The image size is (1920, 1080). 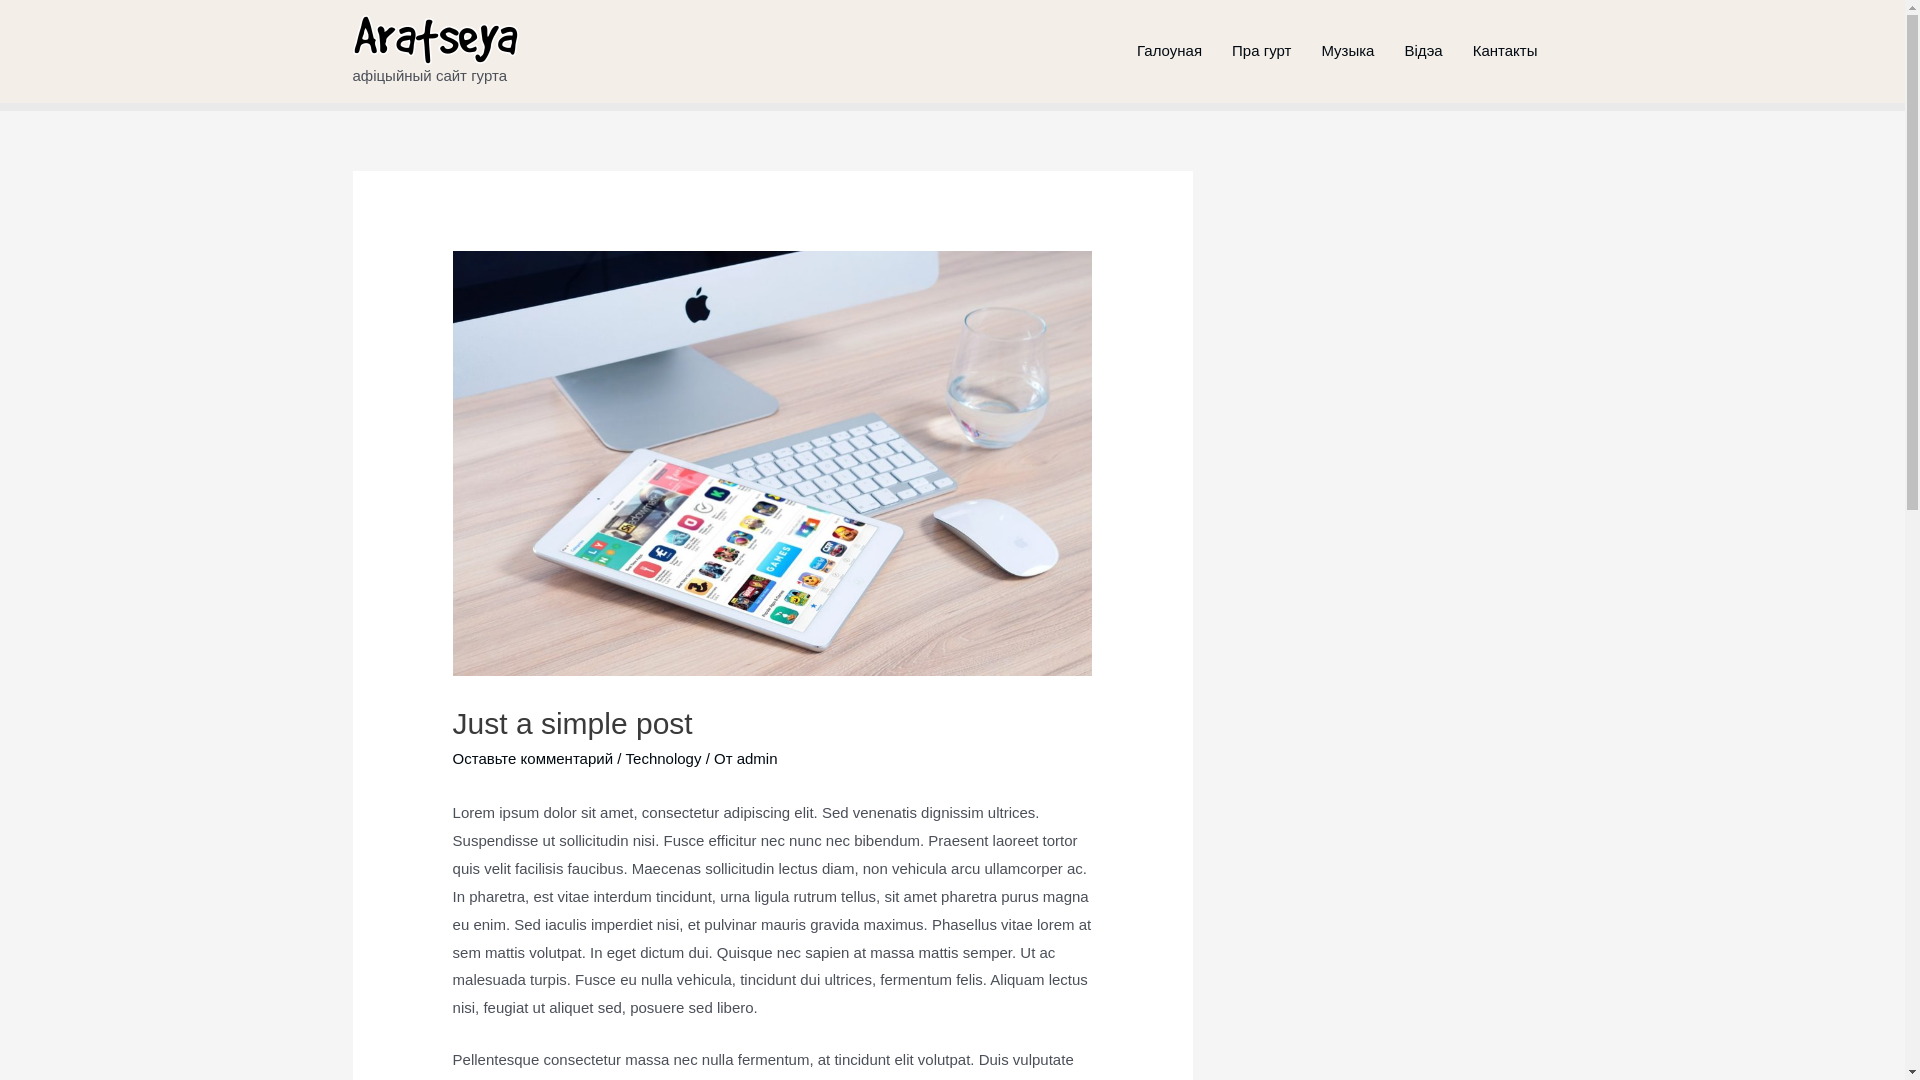 I want to click on 'admin', so click(x=756, y=758).